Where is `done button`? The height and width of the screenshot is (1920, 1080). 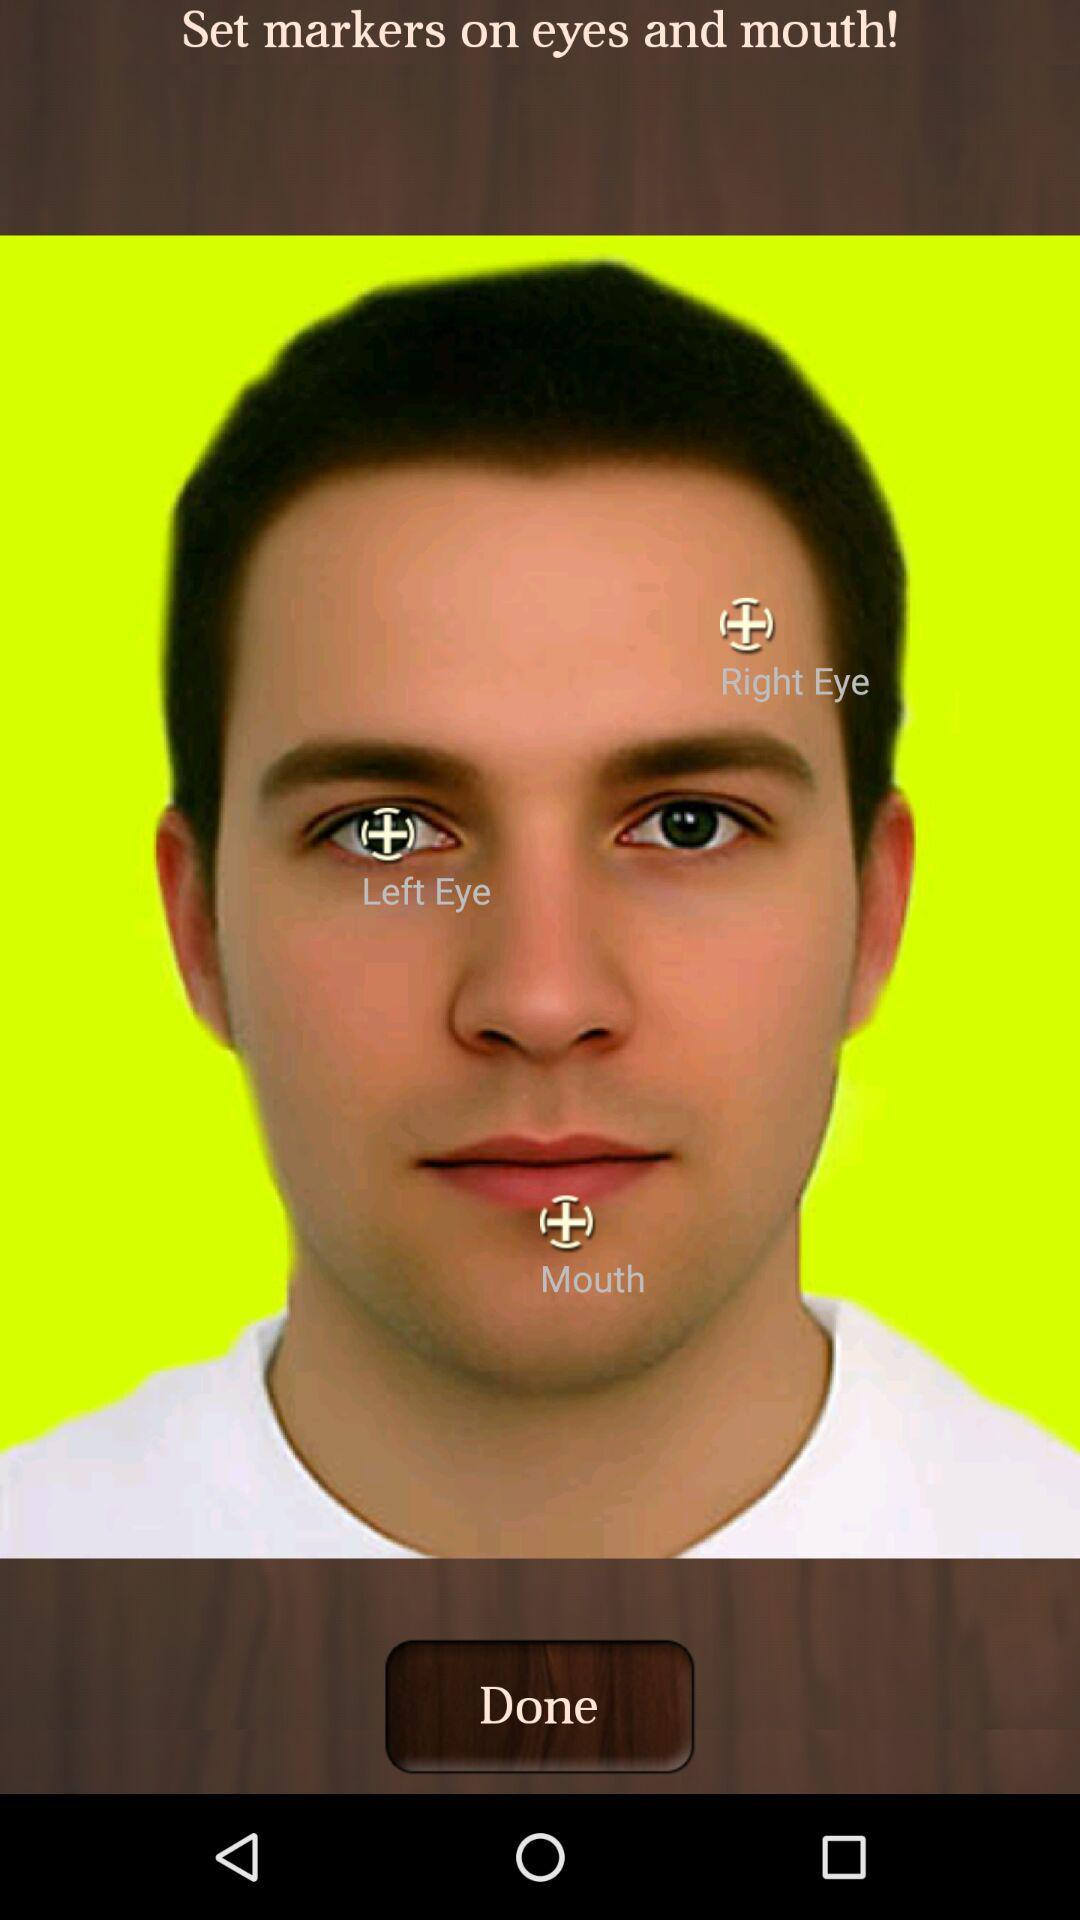
done button is located at coordinates (538, 1705).